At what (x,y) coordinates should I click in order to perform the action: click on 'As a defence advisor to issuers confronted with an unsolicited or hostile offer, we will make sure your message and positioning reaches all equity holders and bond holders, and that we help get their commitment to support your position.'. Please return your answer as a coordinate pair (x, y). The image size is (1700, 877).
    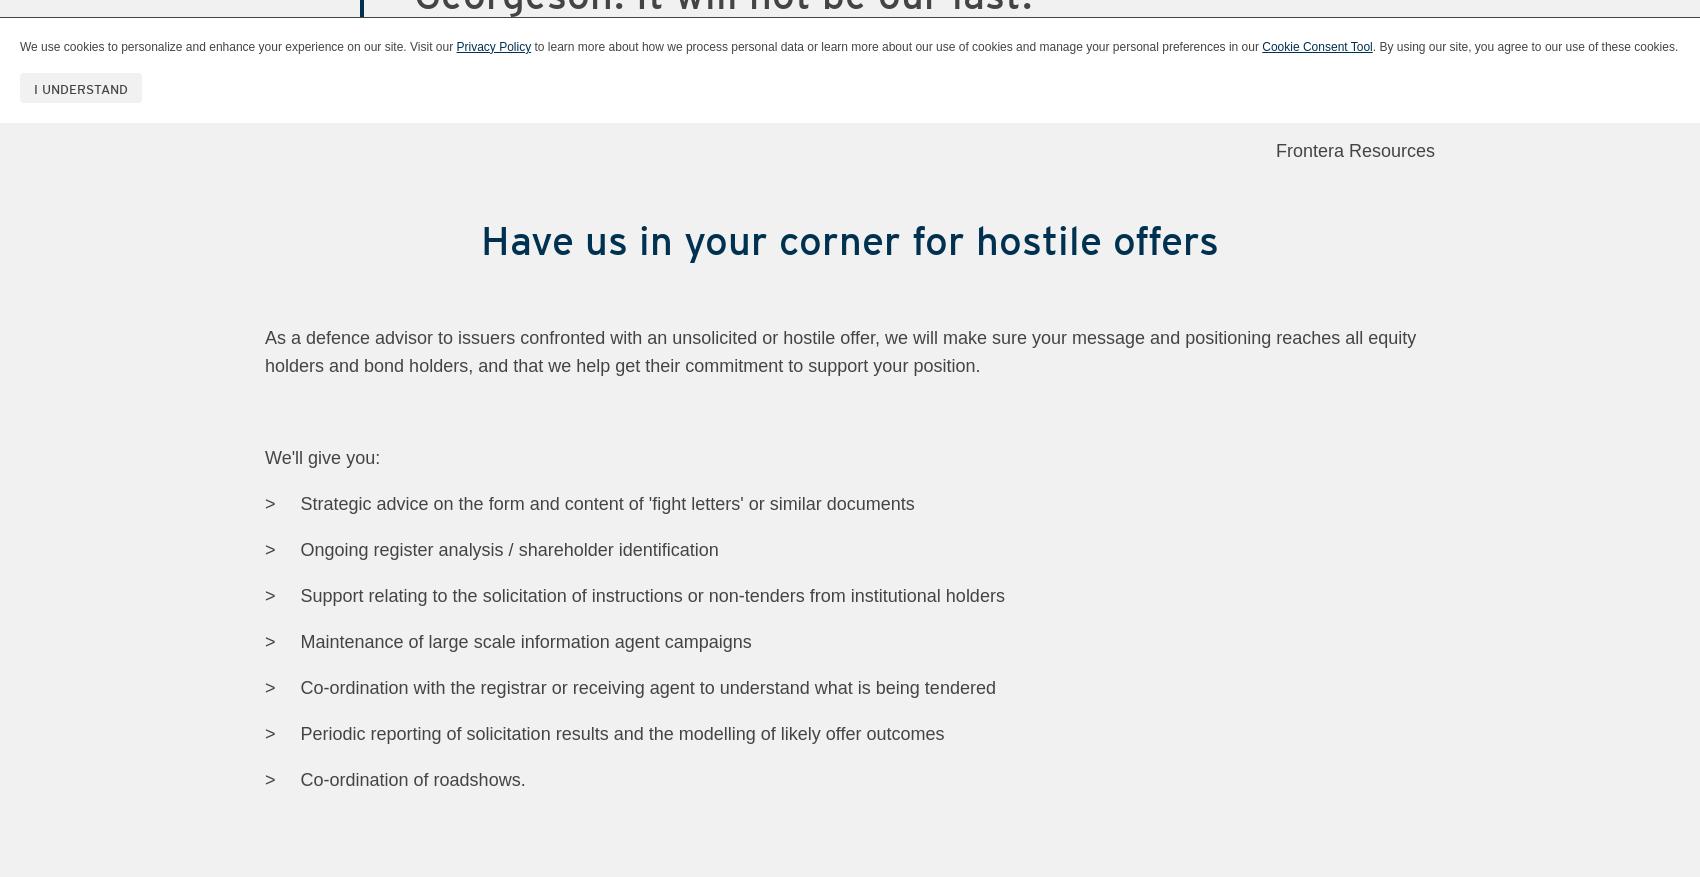
    Looking at the image, I should click on (839, 350).